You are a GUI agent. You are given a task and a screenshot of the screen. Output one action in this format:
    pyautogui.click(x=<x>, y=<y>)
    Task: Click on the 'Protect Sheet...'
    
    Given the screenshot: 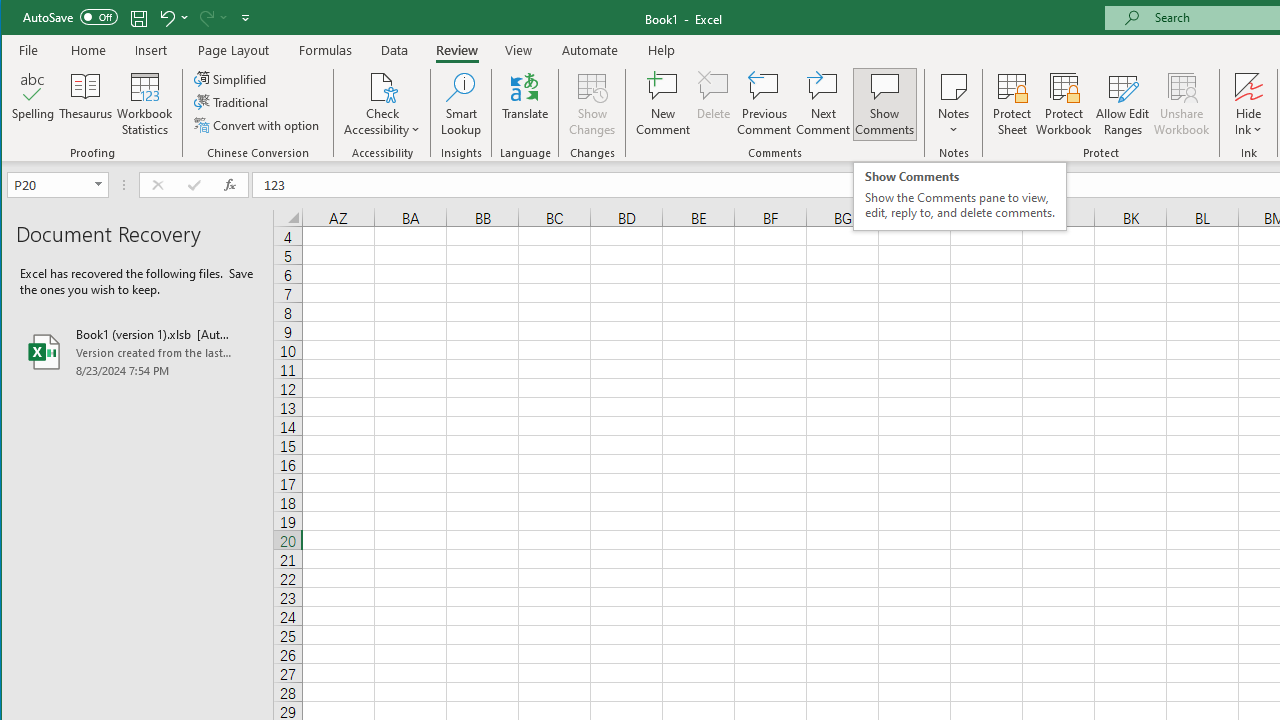 What is the action you would take?
    pyautogui.click(x=1012, y=104)
    